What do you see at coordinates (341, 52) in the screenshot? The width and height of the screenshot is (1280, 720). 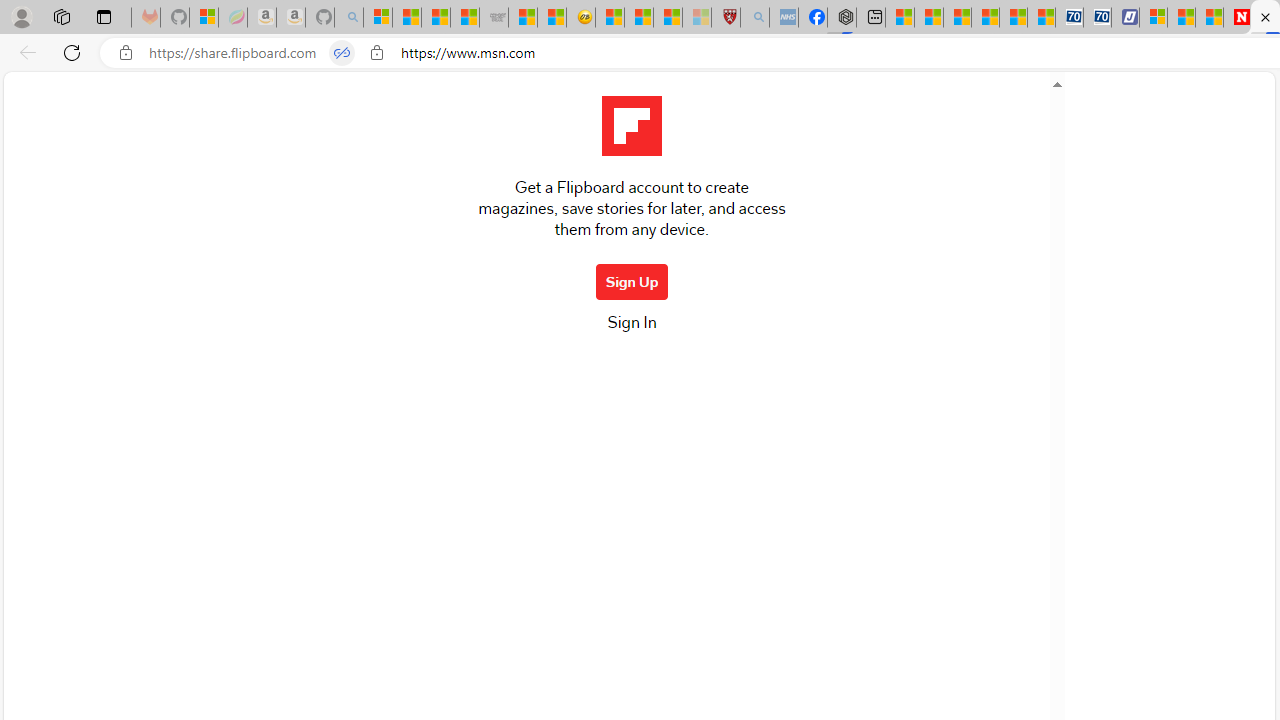 I see `'Tabs in split screen'` at bounding box center [341, 52].